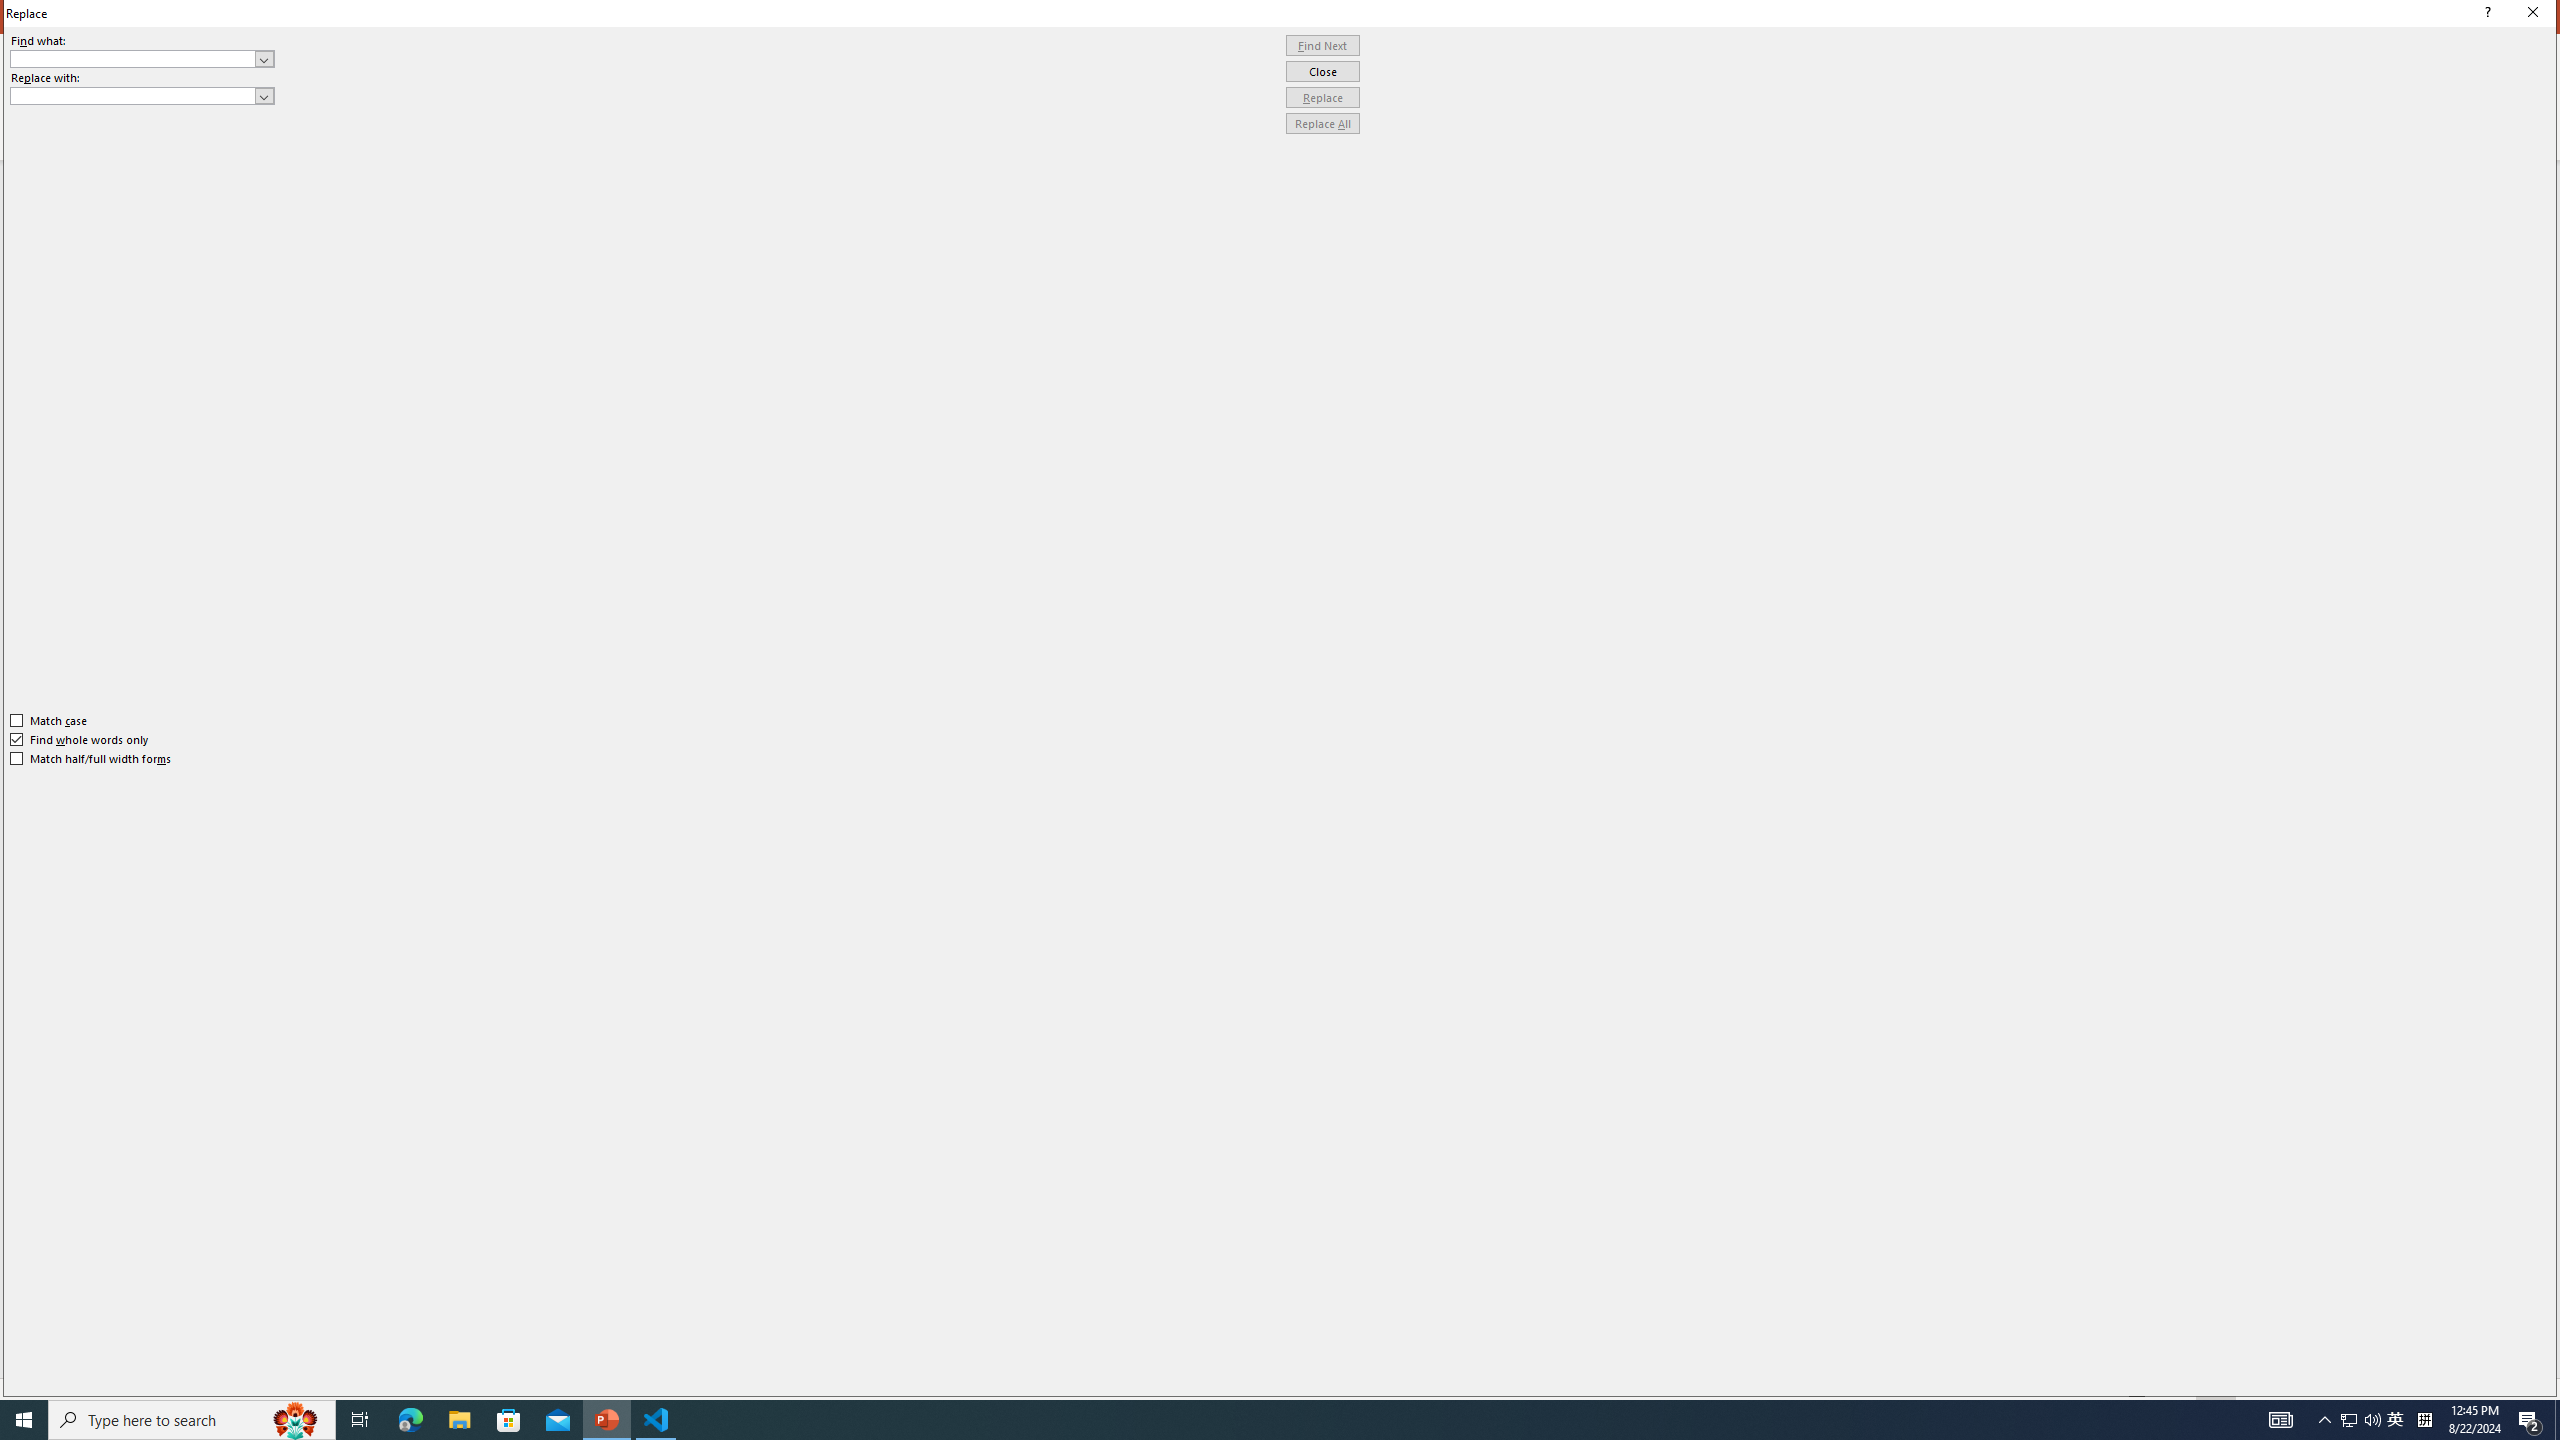 This screenshot has height=1440, width=2560. What do you see at coordinates (80, 739) in the screenshot?
I see `'Find whole words only'` at bounding box center [80, 739].